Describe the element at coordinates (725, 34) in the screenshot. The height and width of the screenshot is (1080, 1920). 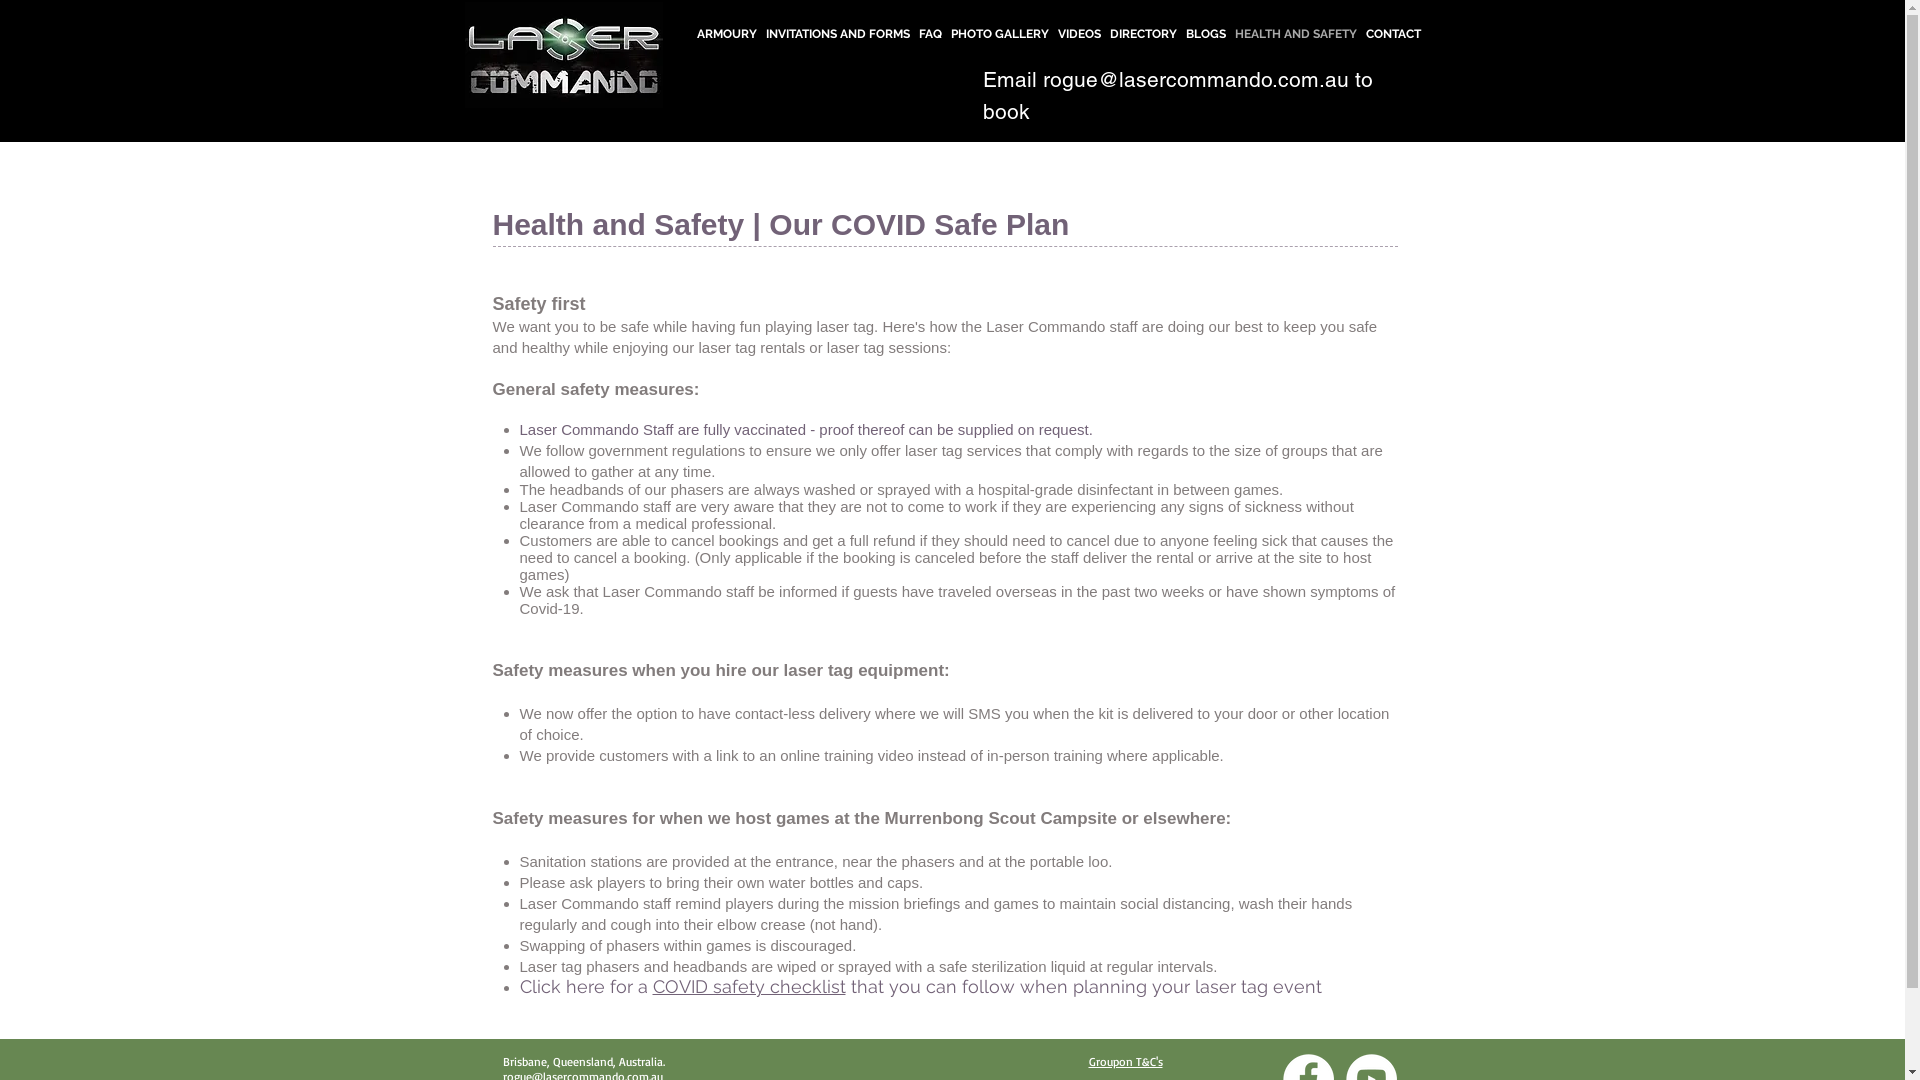
I see `'ARMOURY'` at that location.